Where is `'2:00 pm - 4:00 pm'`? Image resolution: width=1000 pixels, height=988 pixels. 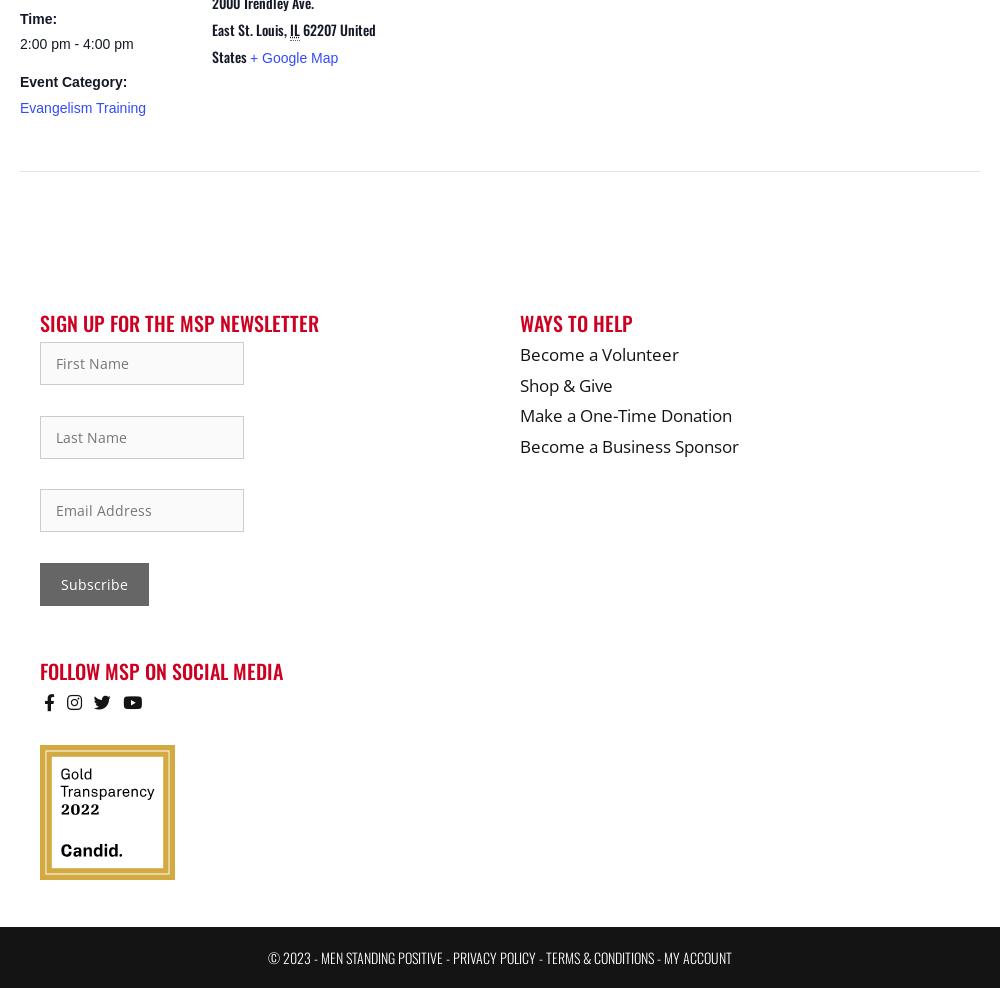 '2:00 pm - 4:00 pm' is located at coordinates (75, 42).